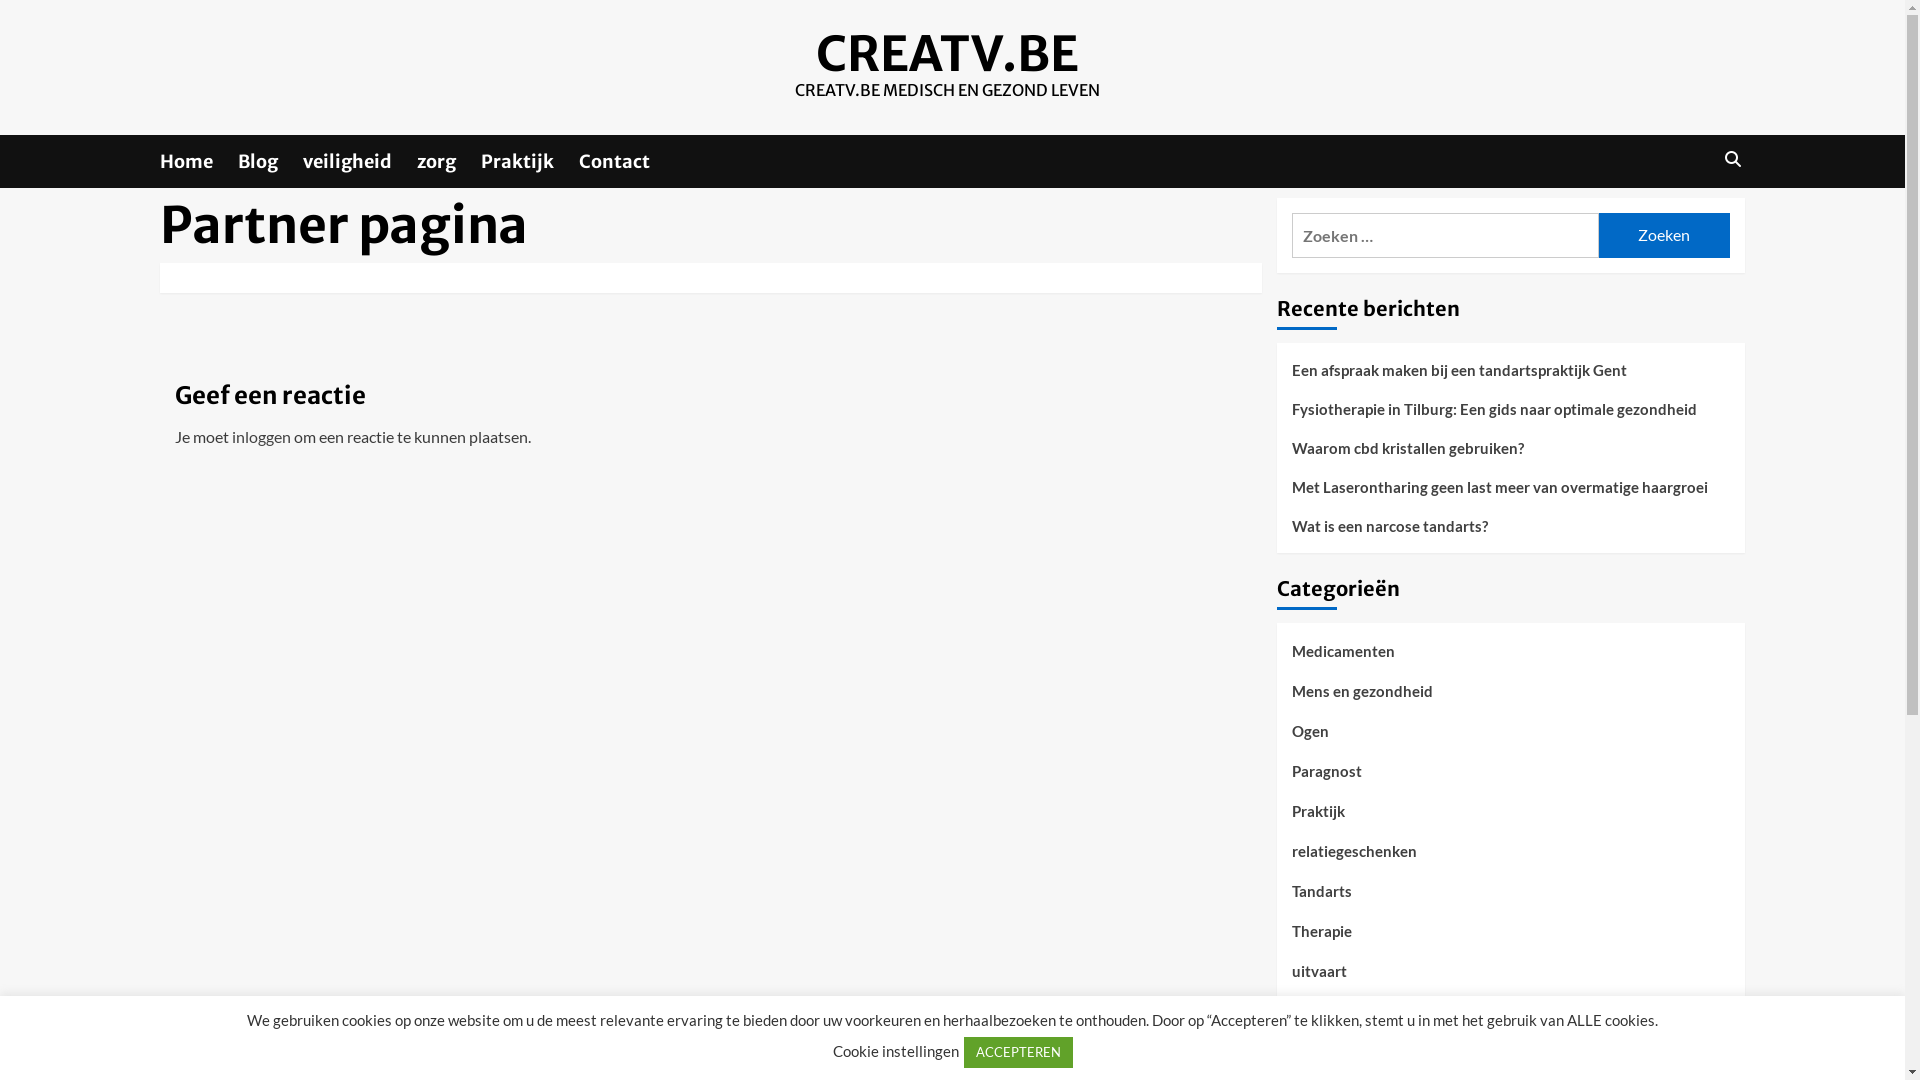 Image resolution: width=1920 pixels, height=1080 pixels. What do you see at coordinates (1731, 158) in the screenshot?
I see `'Search'` at bounding box center [1731, 158].